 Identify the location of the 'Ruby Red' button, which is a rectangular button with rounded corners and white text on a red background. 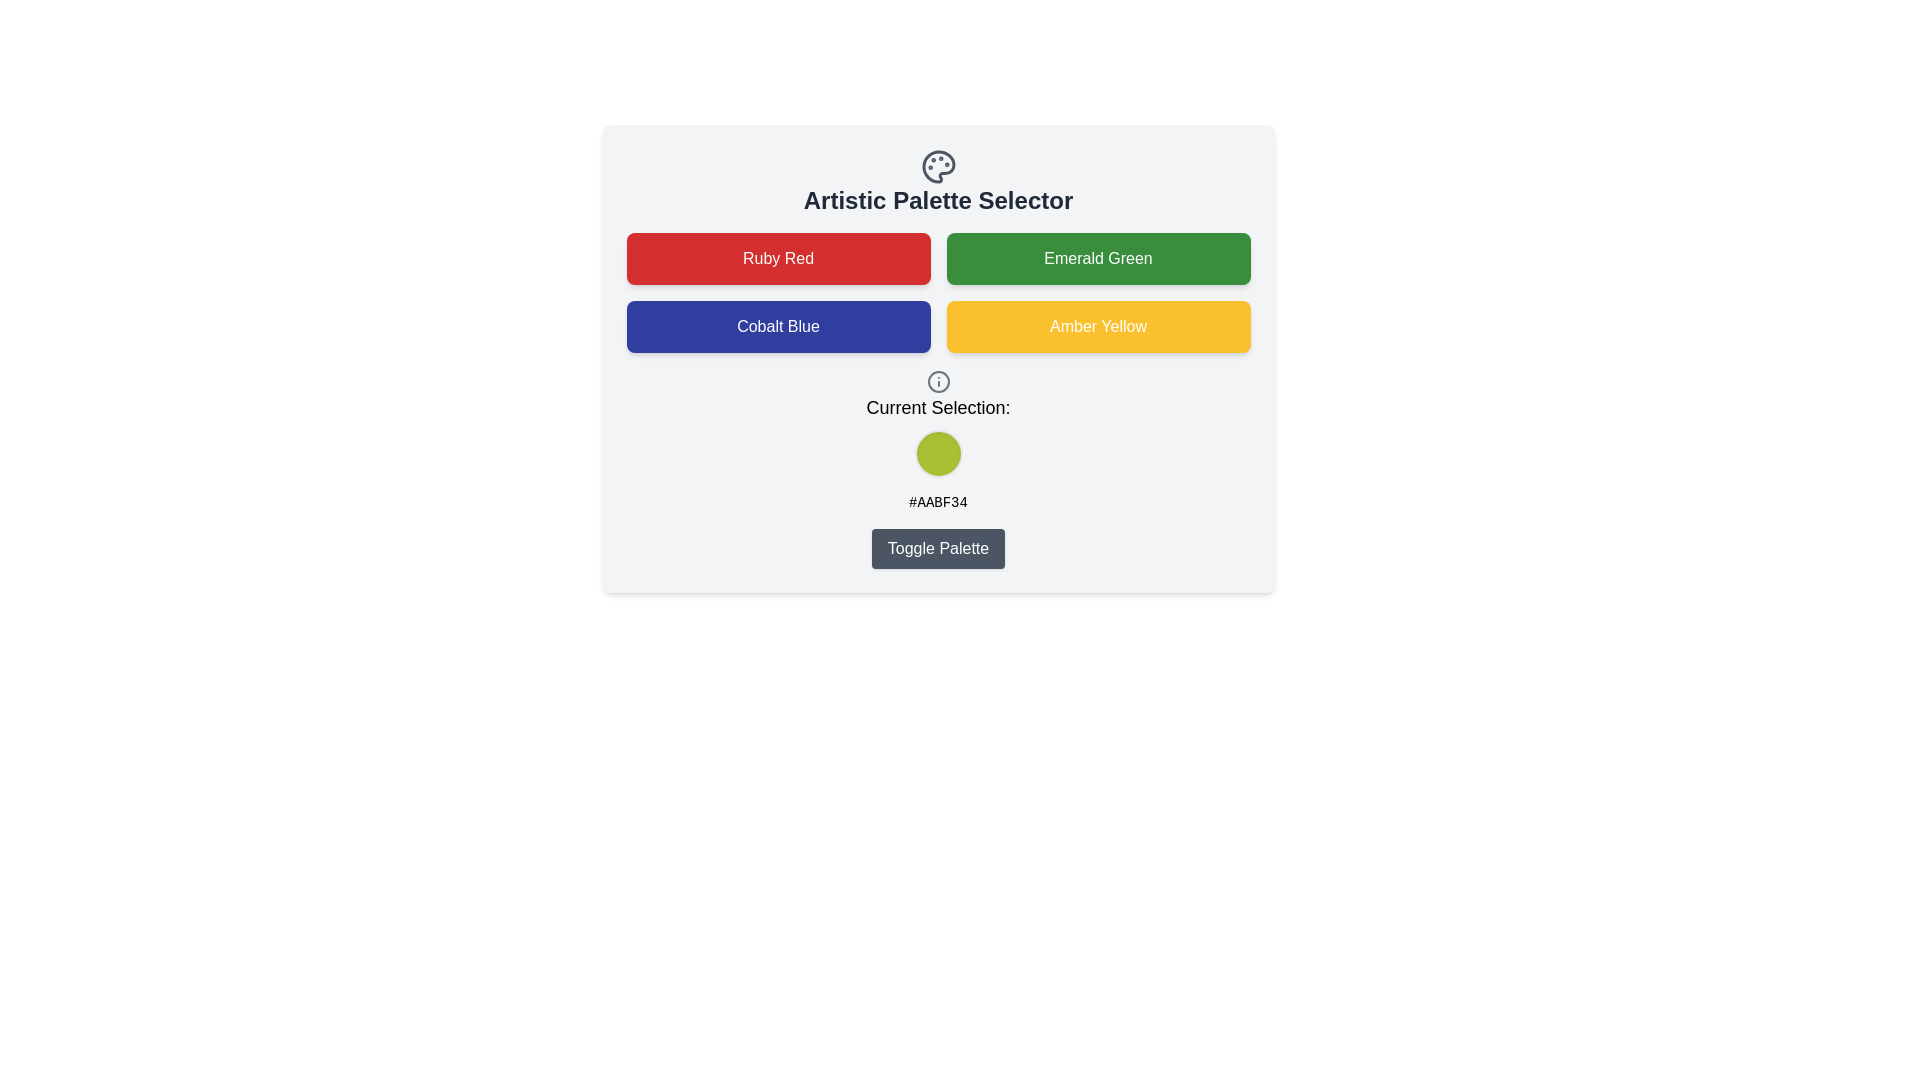
(777, 257).